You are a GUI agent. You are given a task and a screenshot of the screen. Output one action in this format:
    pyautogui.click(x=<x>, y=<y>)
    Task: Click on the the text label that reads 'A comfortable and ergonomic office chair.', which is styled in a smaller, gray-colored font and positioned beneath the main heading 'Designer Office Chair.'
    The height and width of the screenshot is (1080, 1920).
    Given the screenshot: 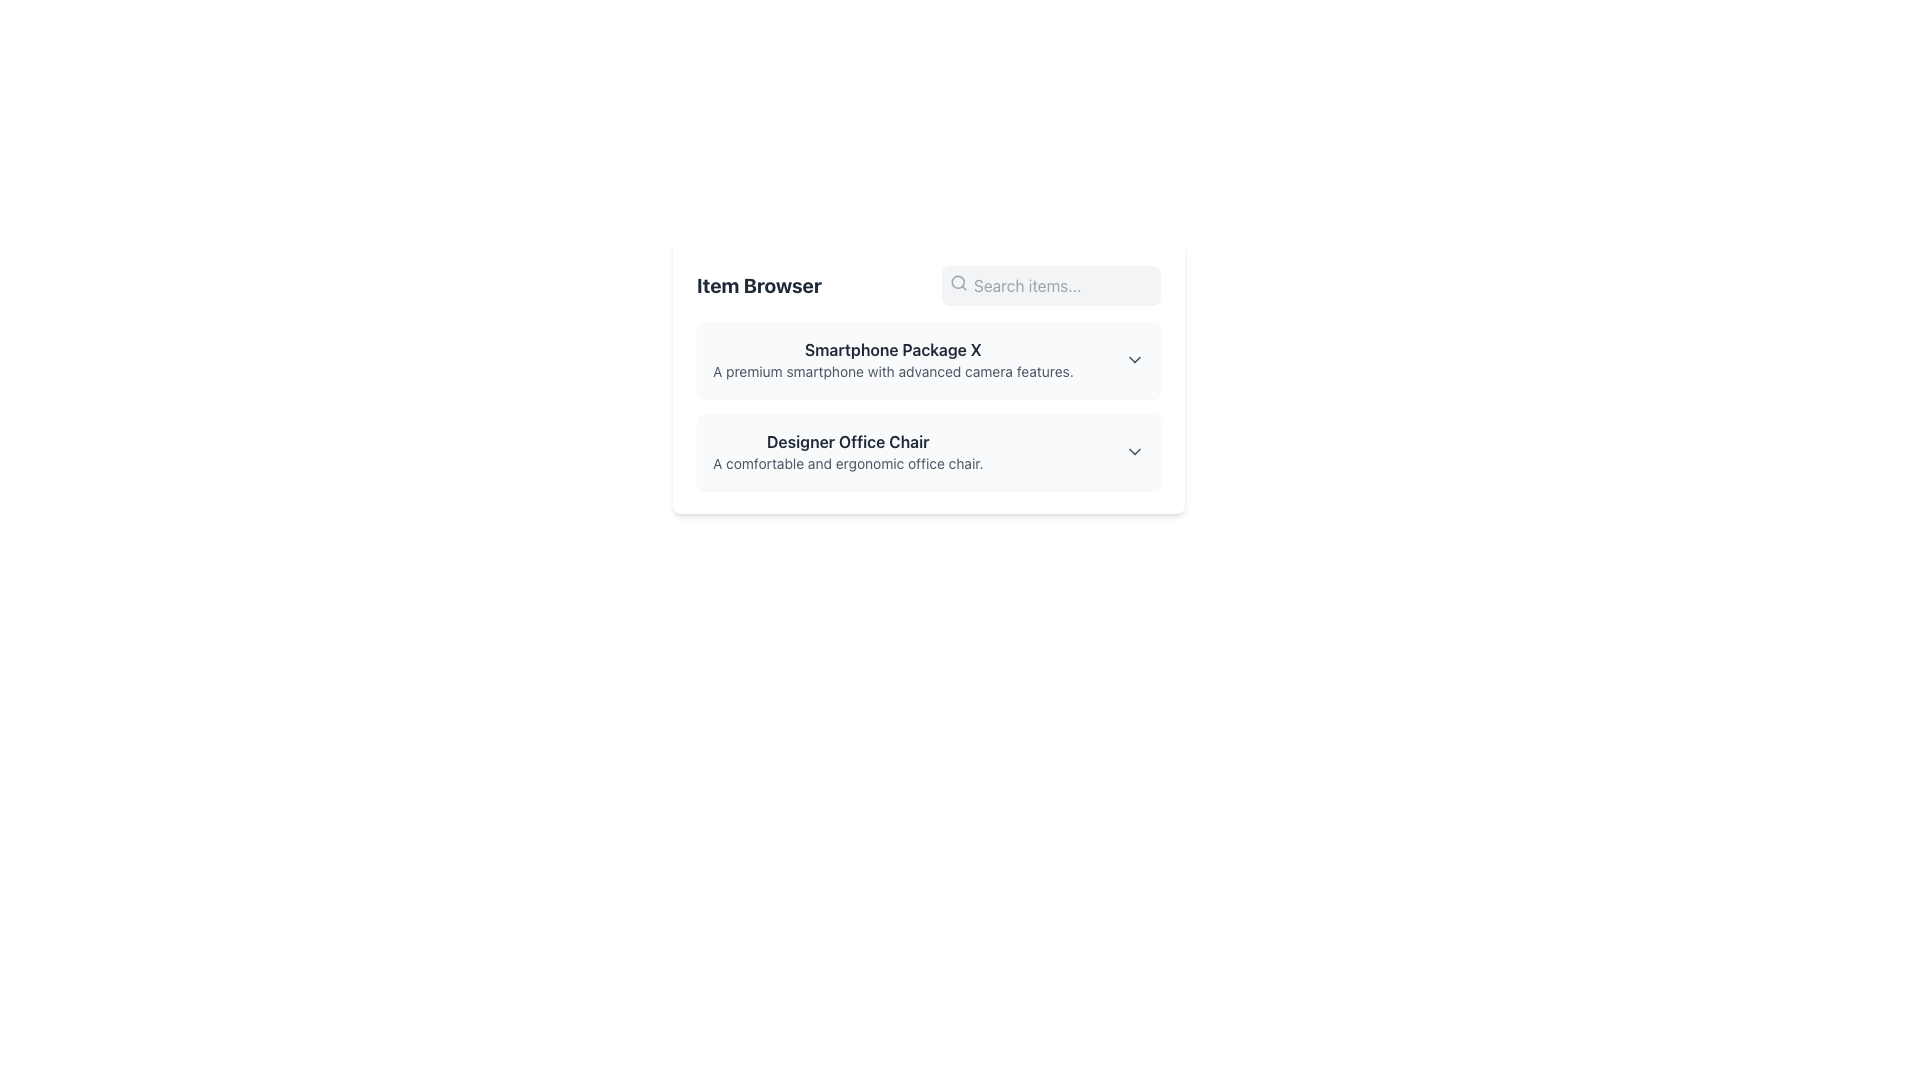 What is the action you would take?
    pyautogui.click(x=848, y=463)
    